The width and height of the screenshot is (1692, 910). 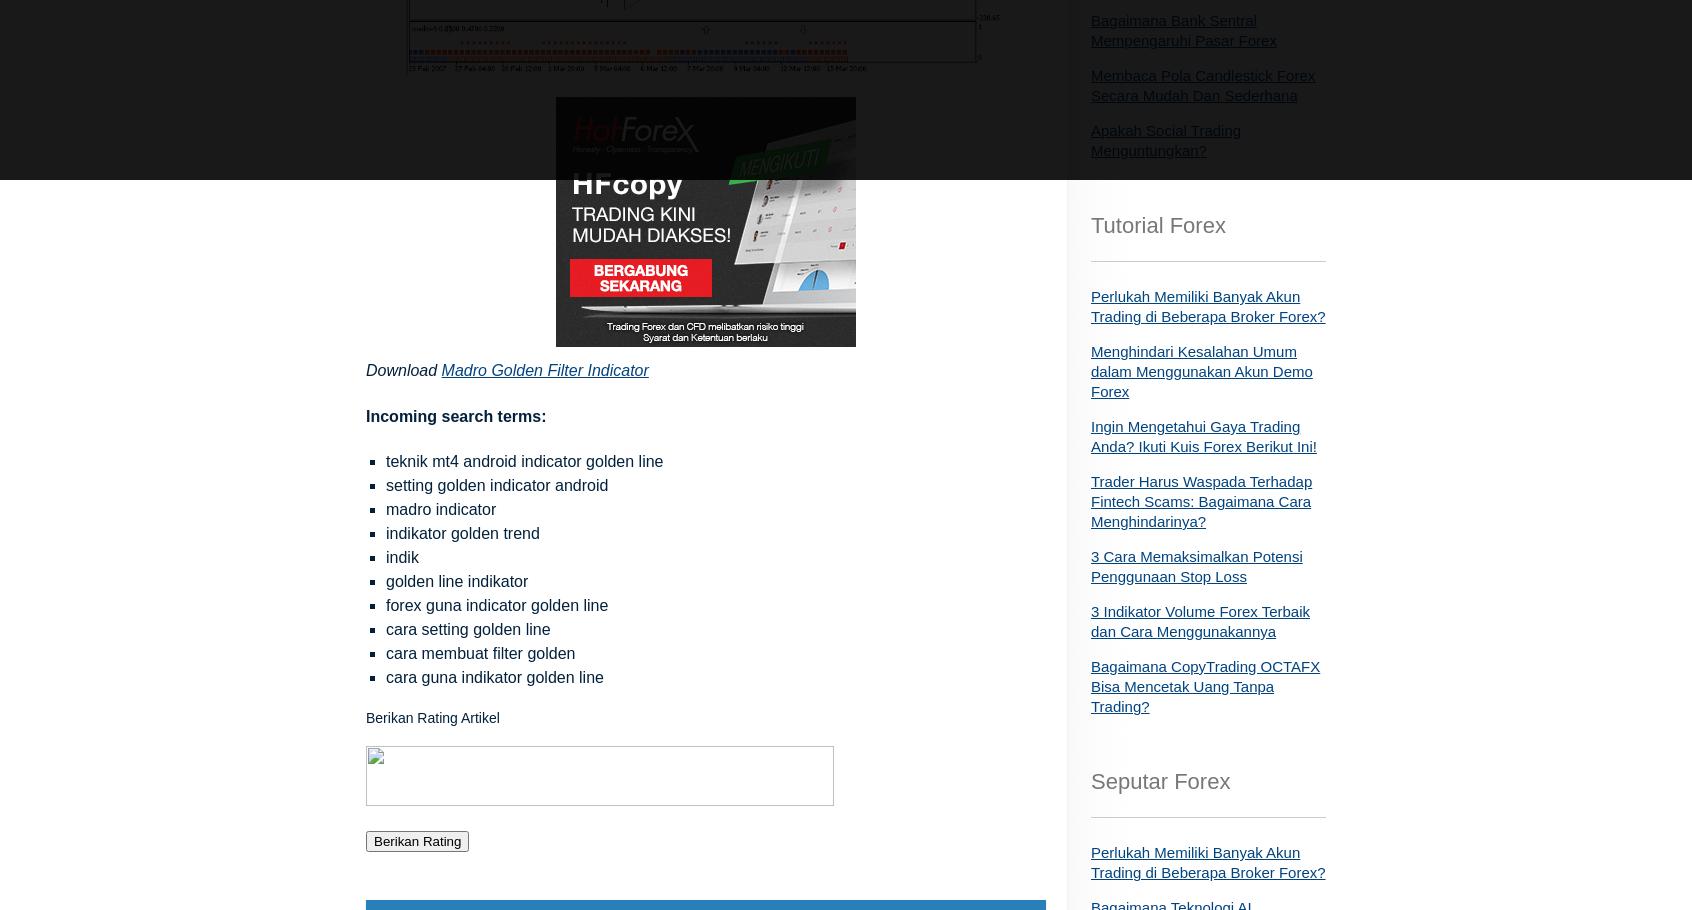 What do you see at coordinates (1157, 224) in the screenshot?
I see `'Tutorial Forex'` at bounding box center [1157, 224].